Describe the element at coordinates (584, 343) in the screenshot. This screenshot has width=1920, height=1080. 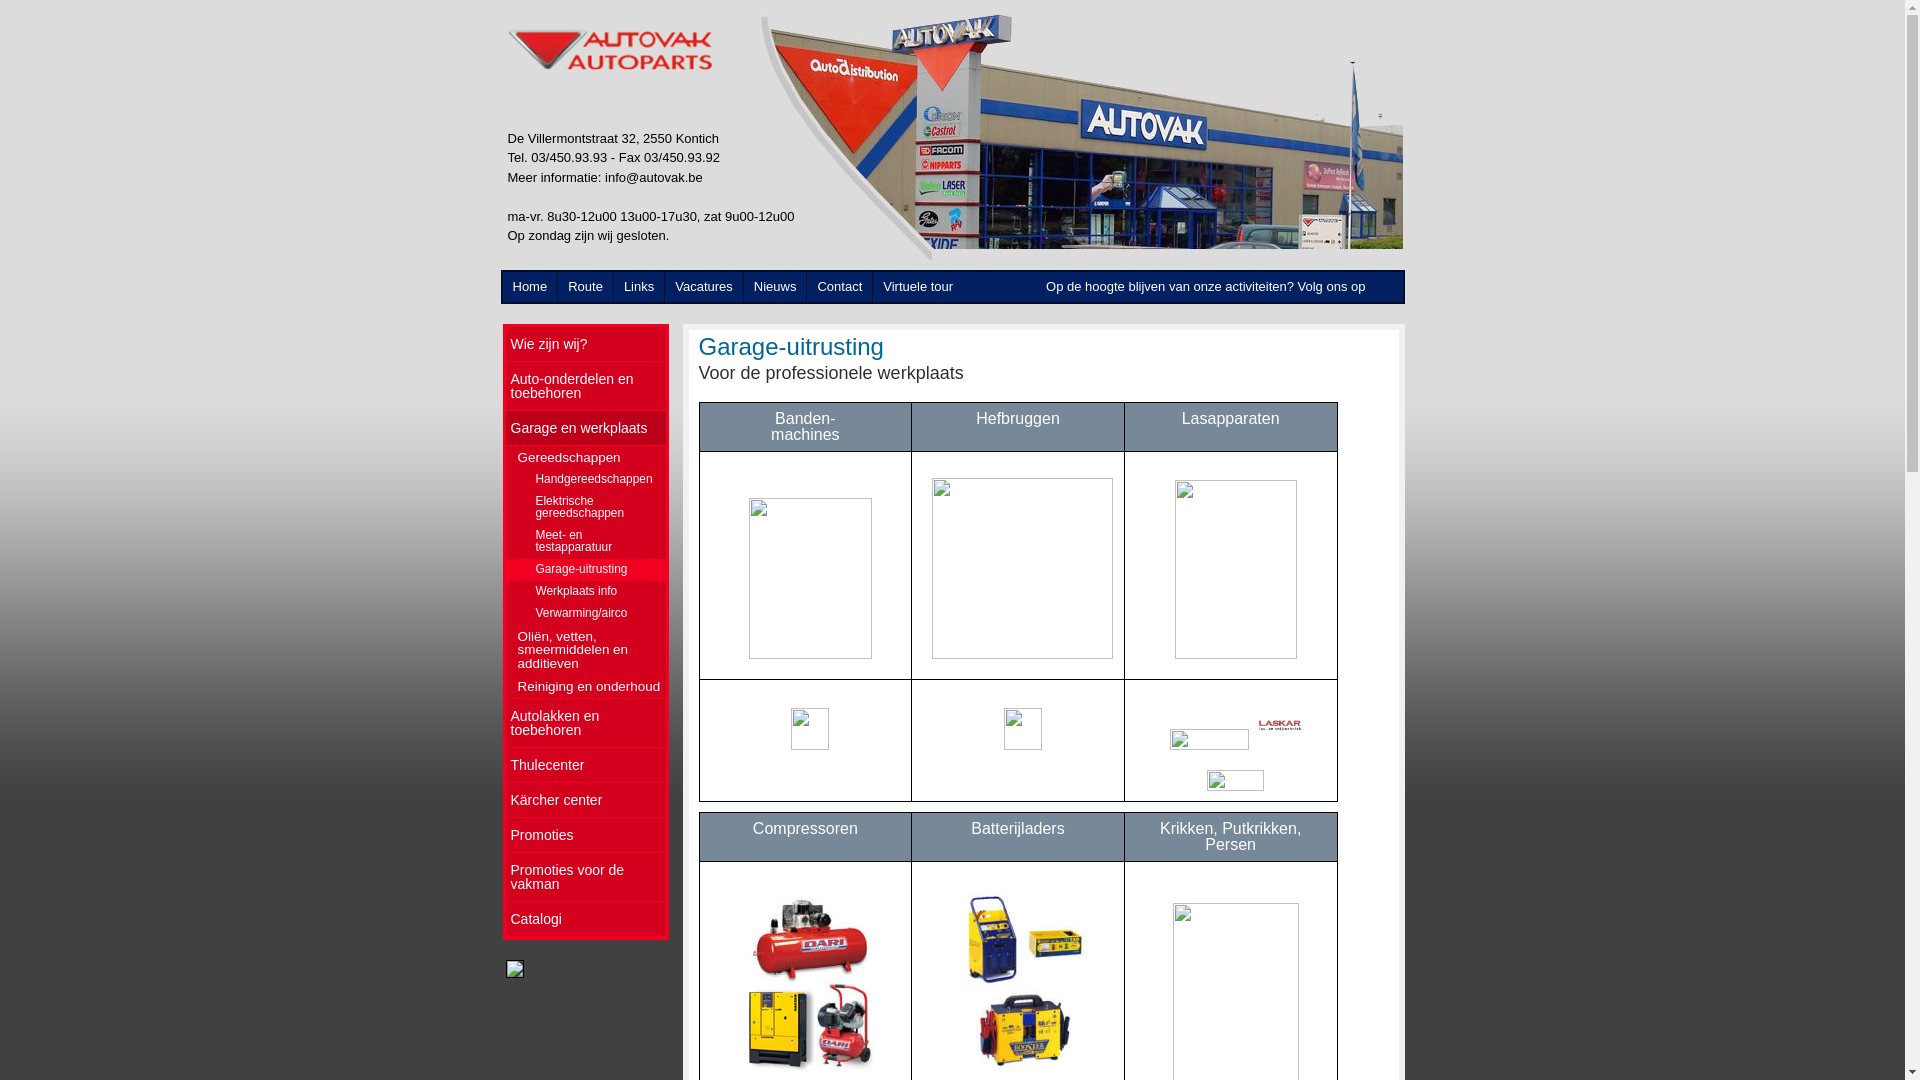
I see `'Wie zijn wij?'` at that location.